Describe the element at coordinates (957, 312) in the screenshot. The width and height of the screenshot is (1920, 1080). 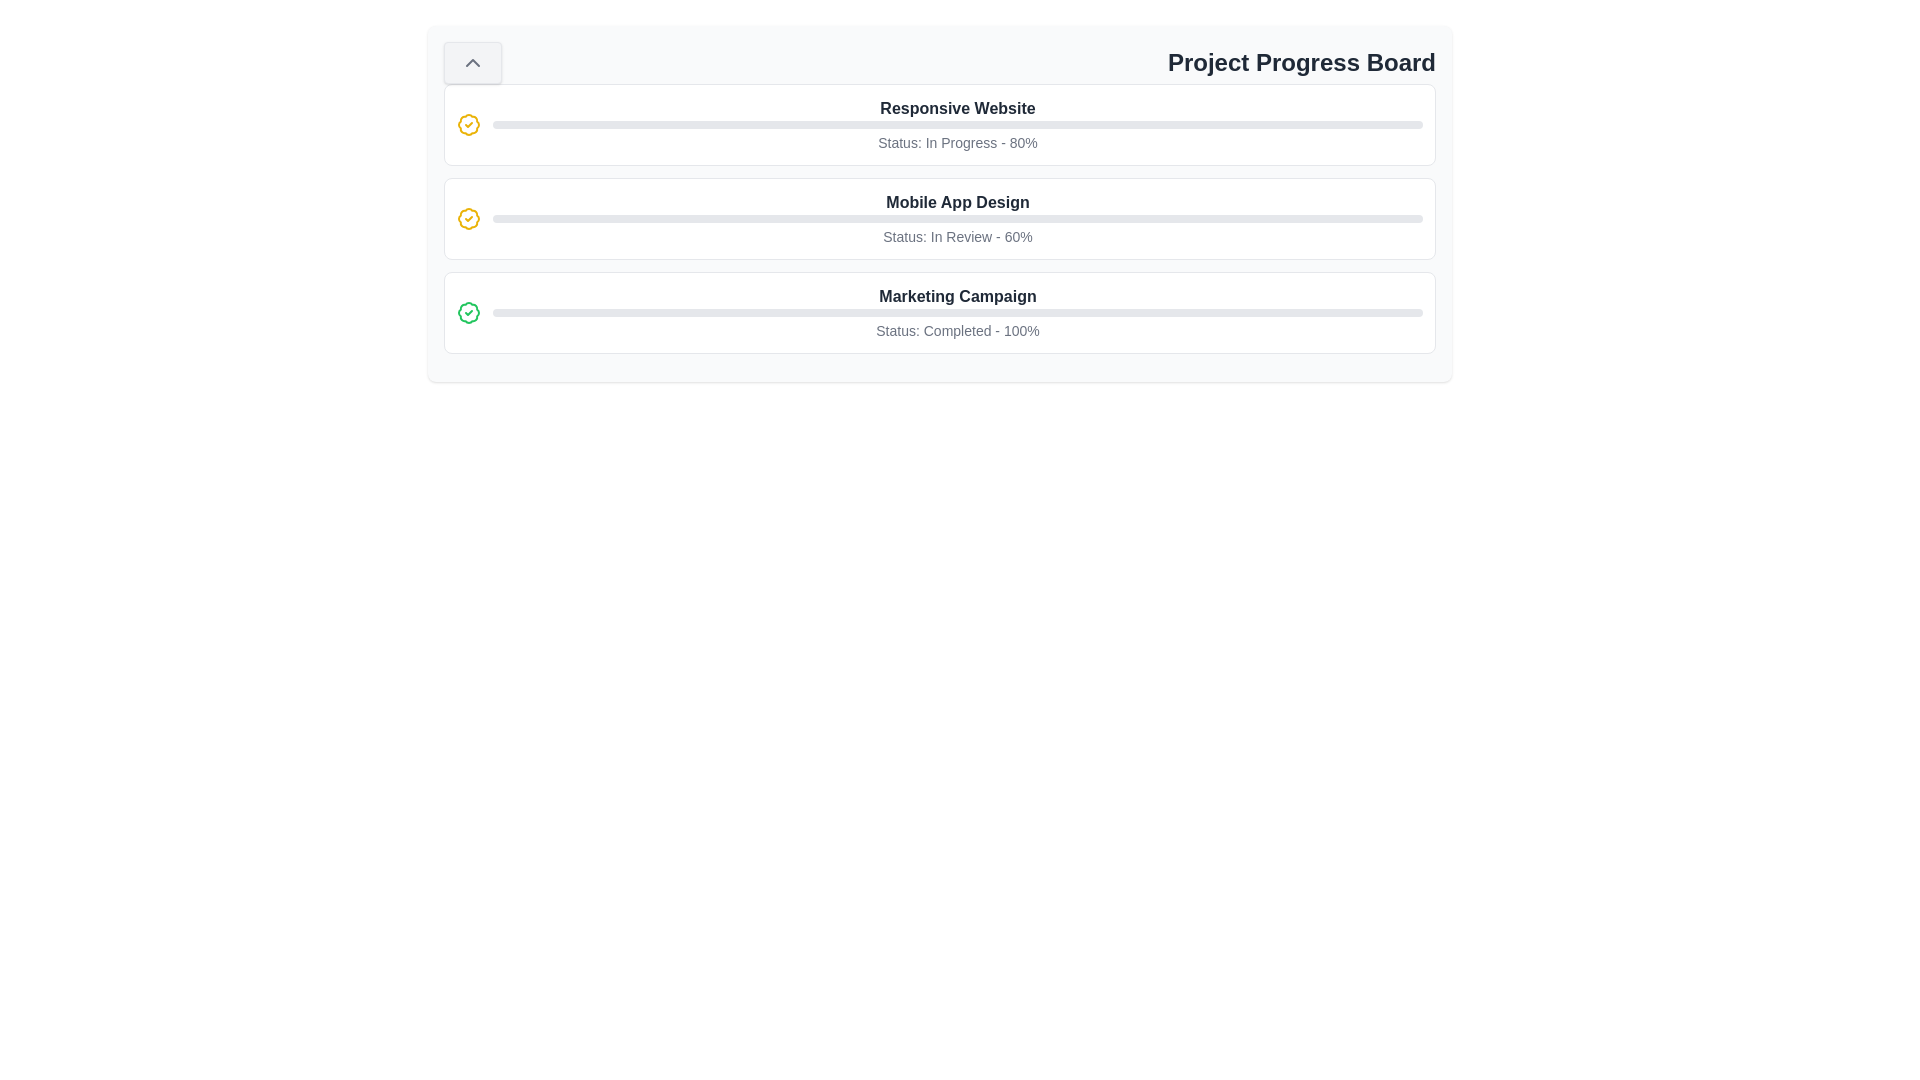
I see `the informational display block showing 'Marketing Campaign' with the status 'Completed - 100%' under the 'Project Progress Board' heading` at that location.